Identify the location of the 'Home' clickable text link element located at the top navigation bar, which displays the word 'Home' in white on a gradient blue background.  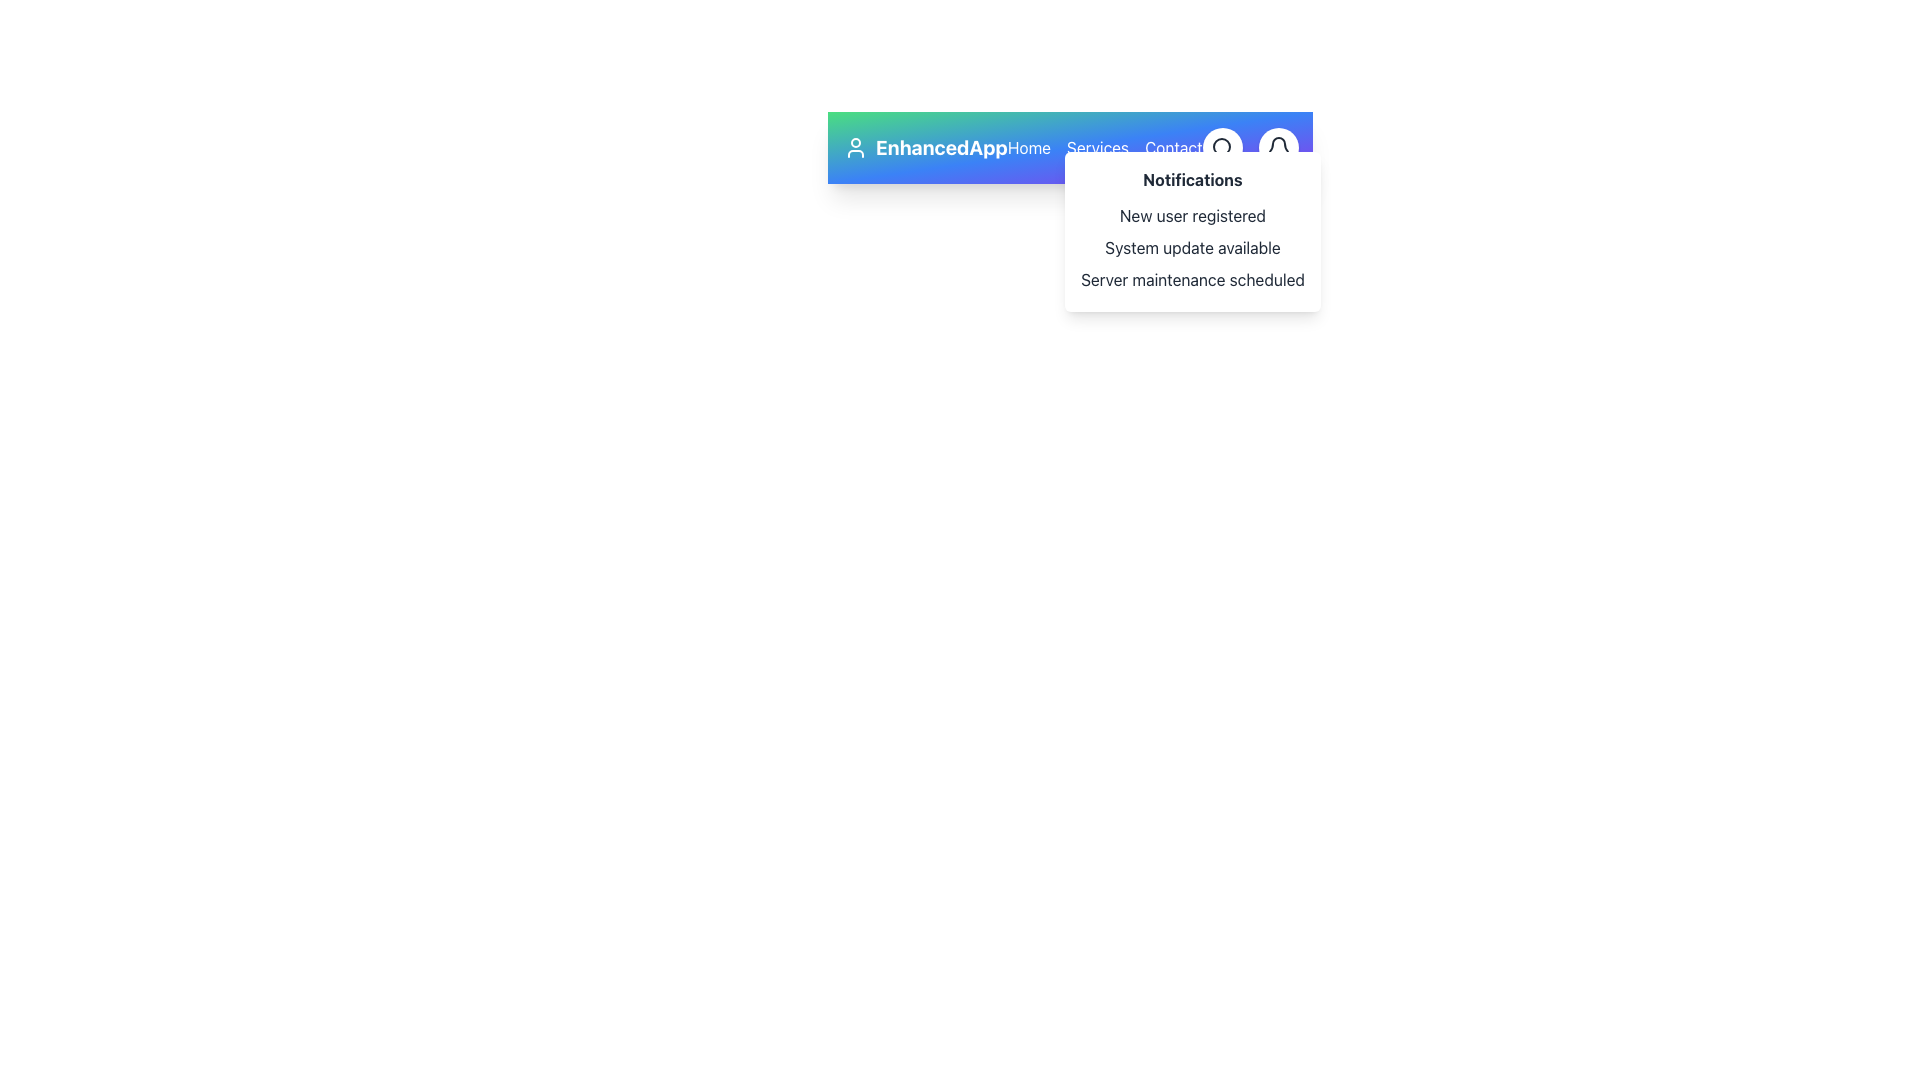
(1029, 146).